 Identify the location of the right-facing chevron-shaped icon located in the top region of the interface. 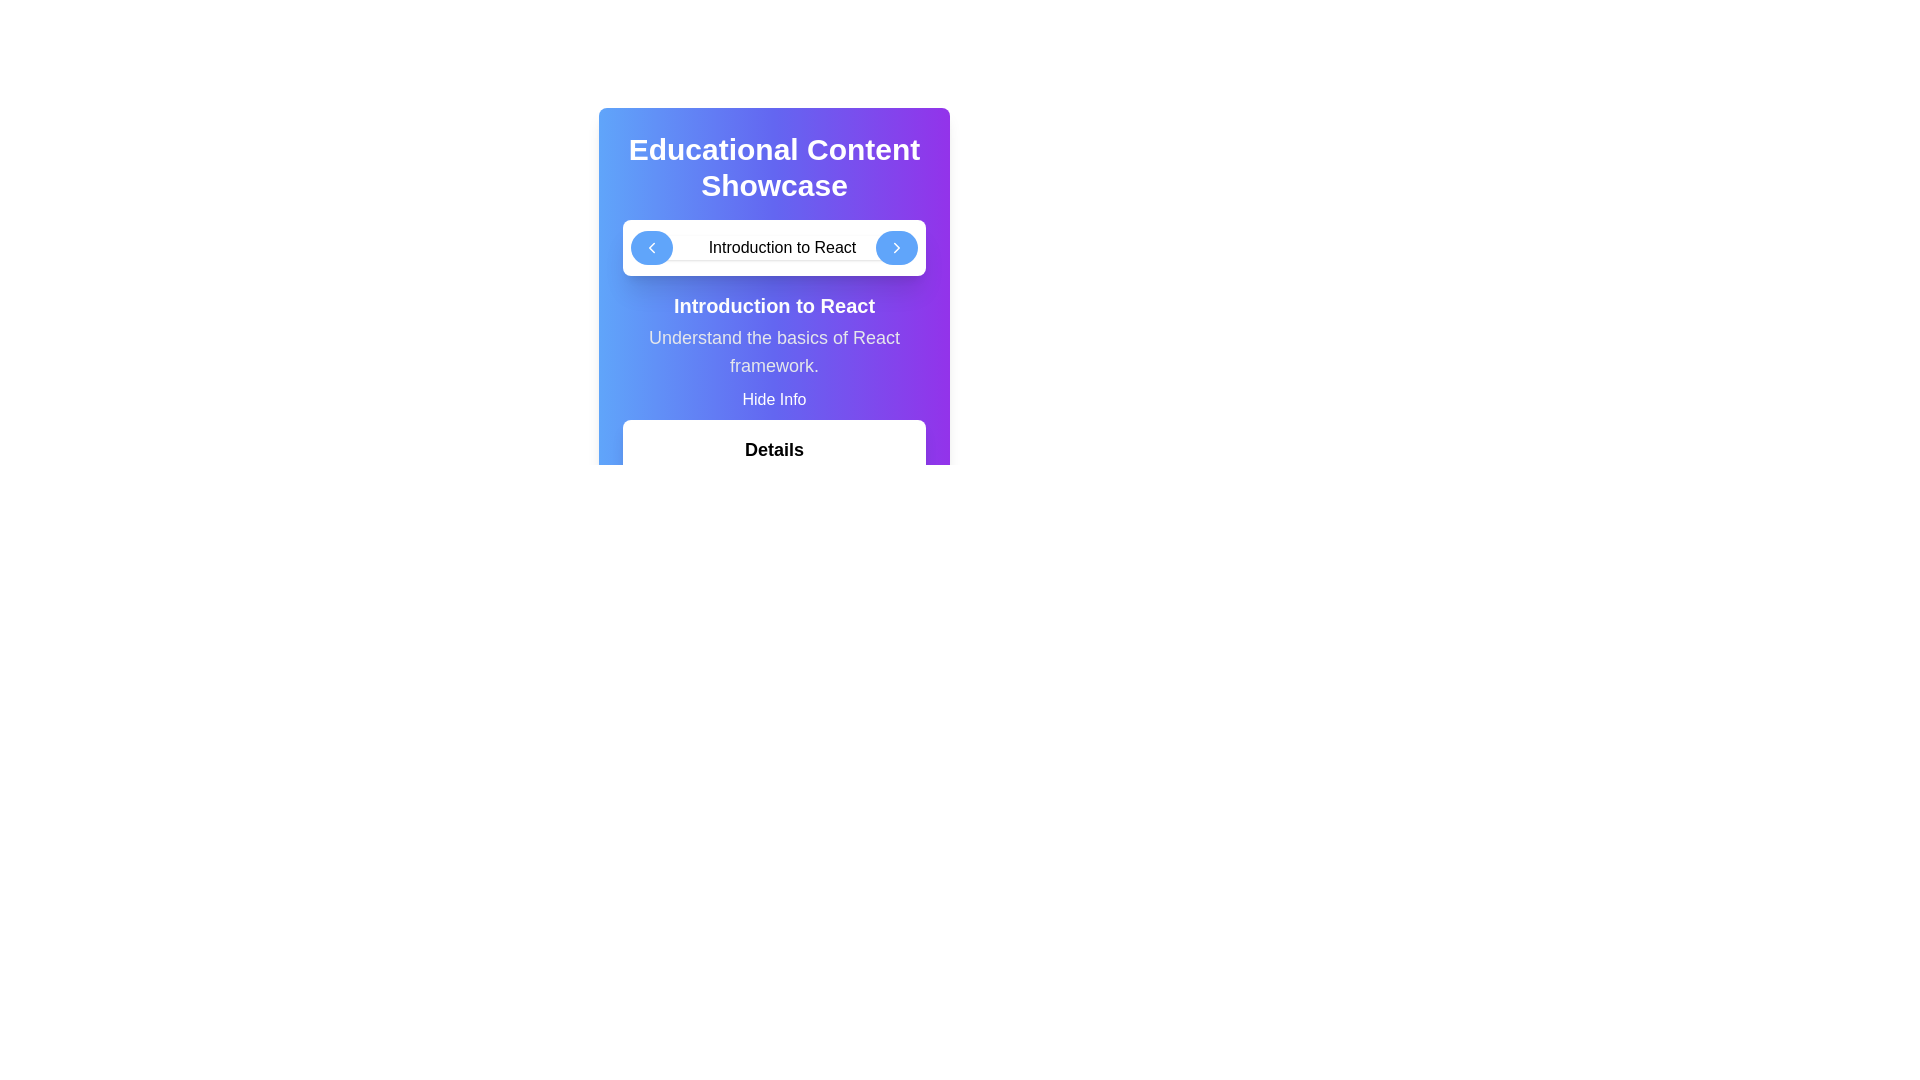
(896, 246).